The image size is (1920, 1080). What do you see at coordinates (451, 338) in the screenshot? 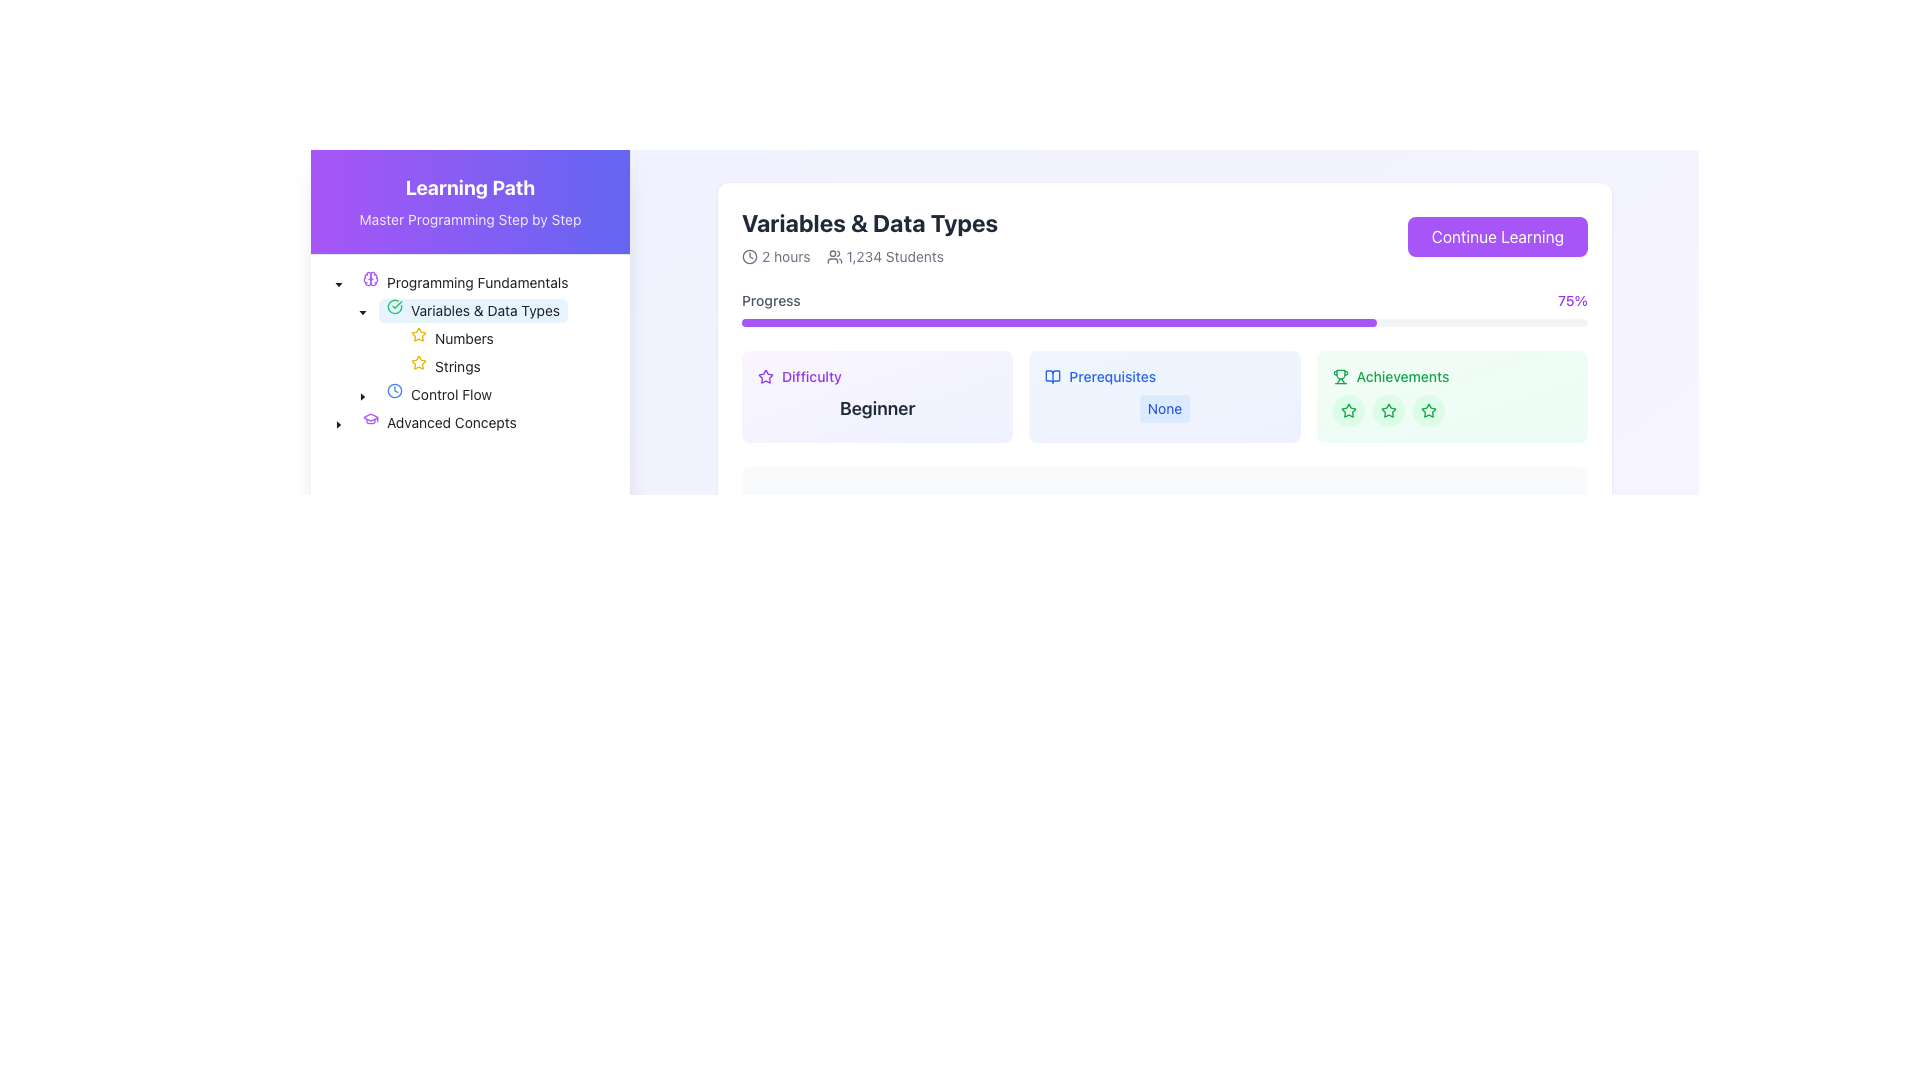
I see `the clickable text label with an icon for navigating to the 'Numbers' section` at bounding box center [451, 338].